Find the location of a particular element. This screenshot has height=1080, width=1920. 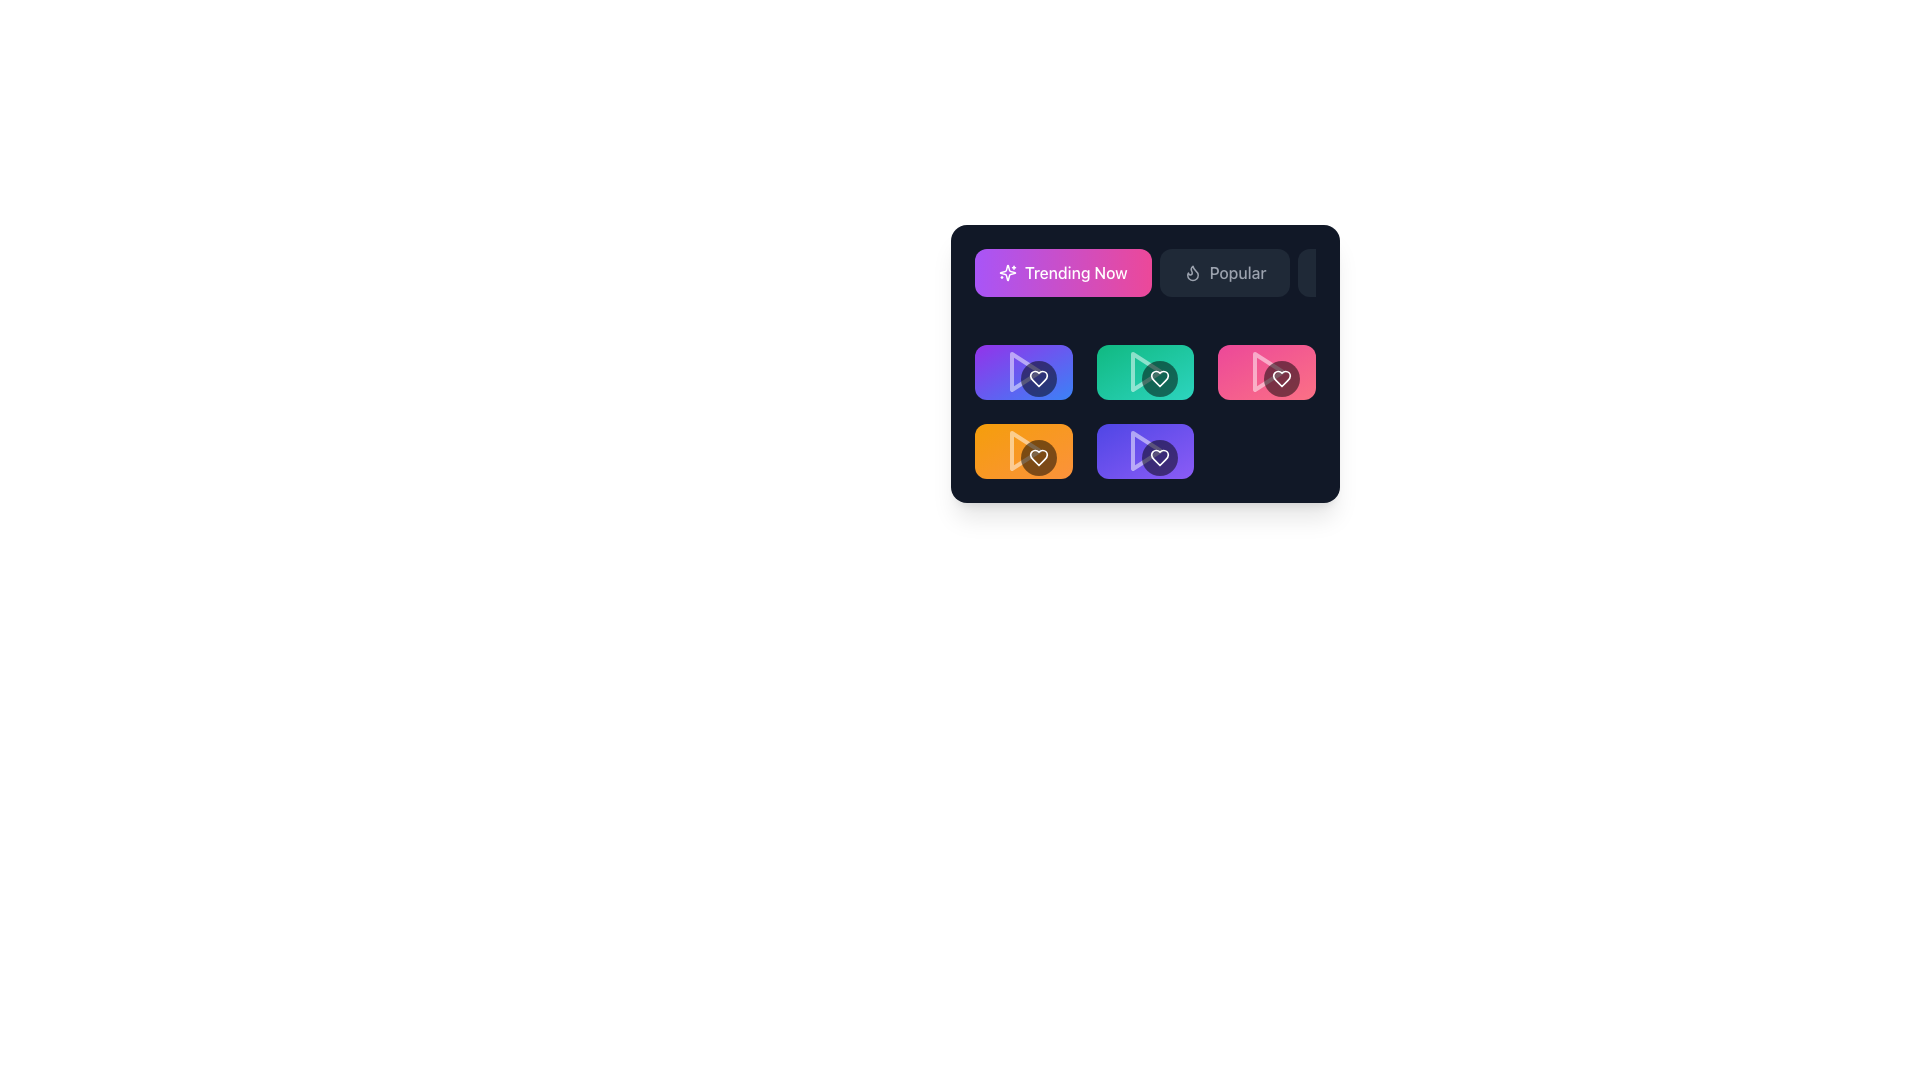

the text label 'Popular' within the button that has a dark gray background and a flame icon is located at coordinates (1237, 273).